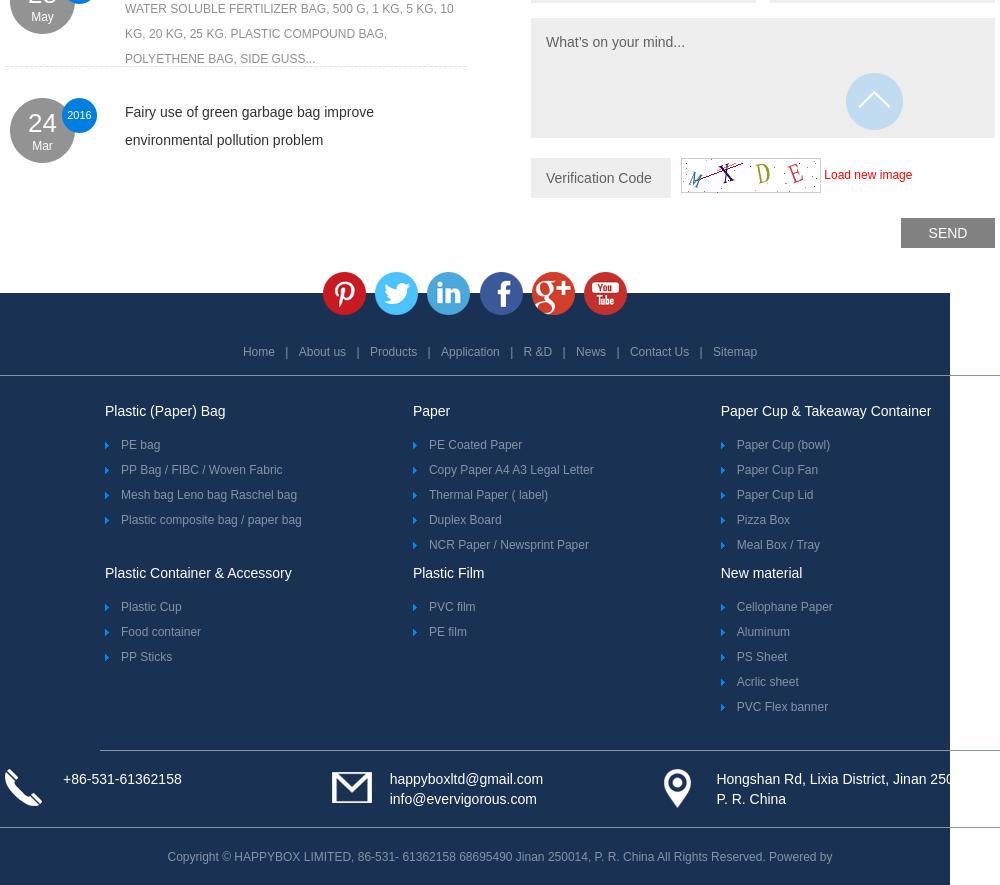  What do you see at coordinates (428, 520) in the screenshot?
I see `'Duplex Board'` at bounding box center [428, 520].